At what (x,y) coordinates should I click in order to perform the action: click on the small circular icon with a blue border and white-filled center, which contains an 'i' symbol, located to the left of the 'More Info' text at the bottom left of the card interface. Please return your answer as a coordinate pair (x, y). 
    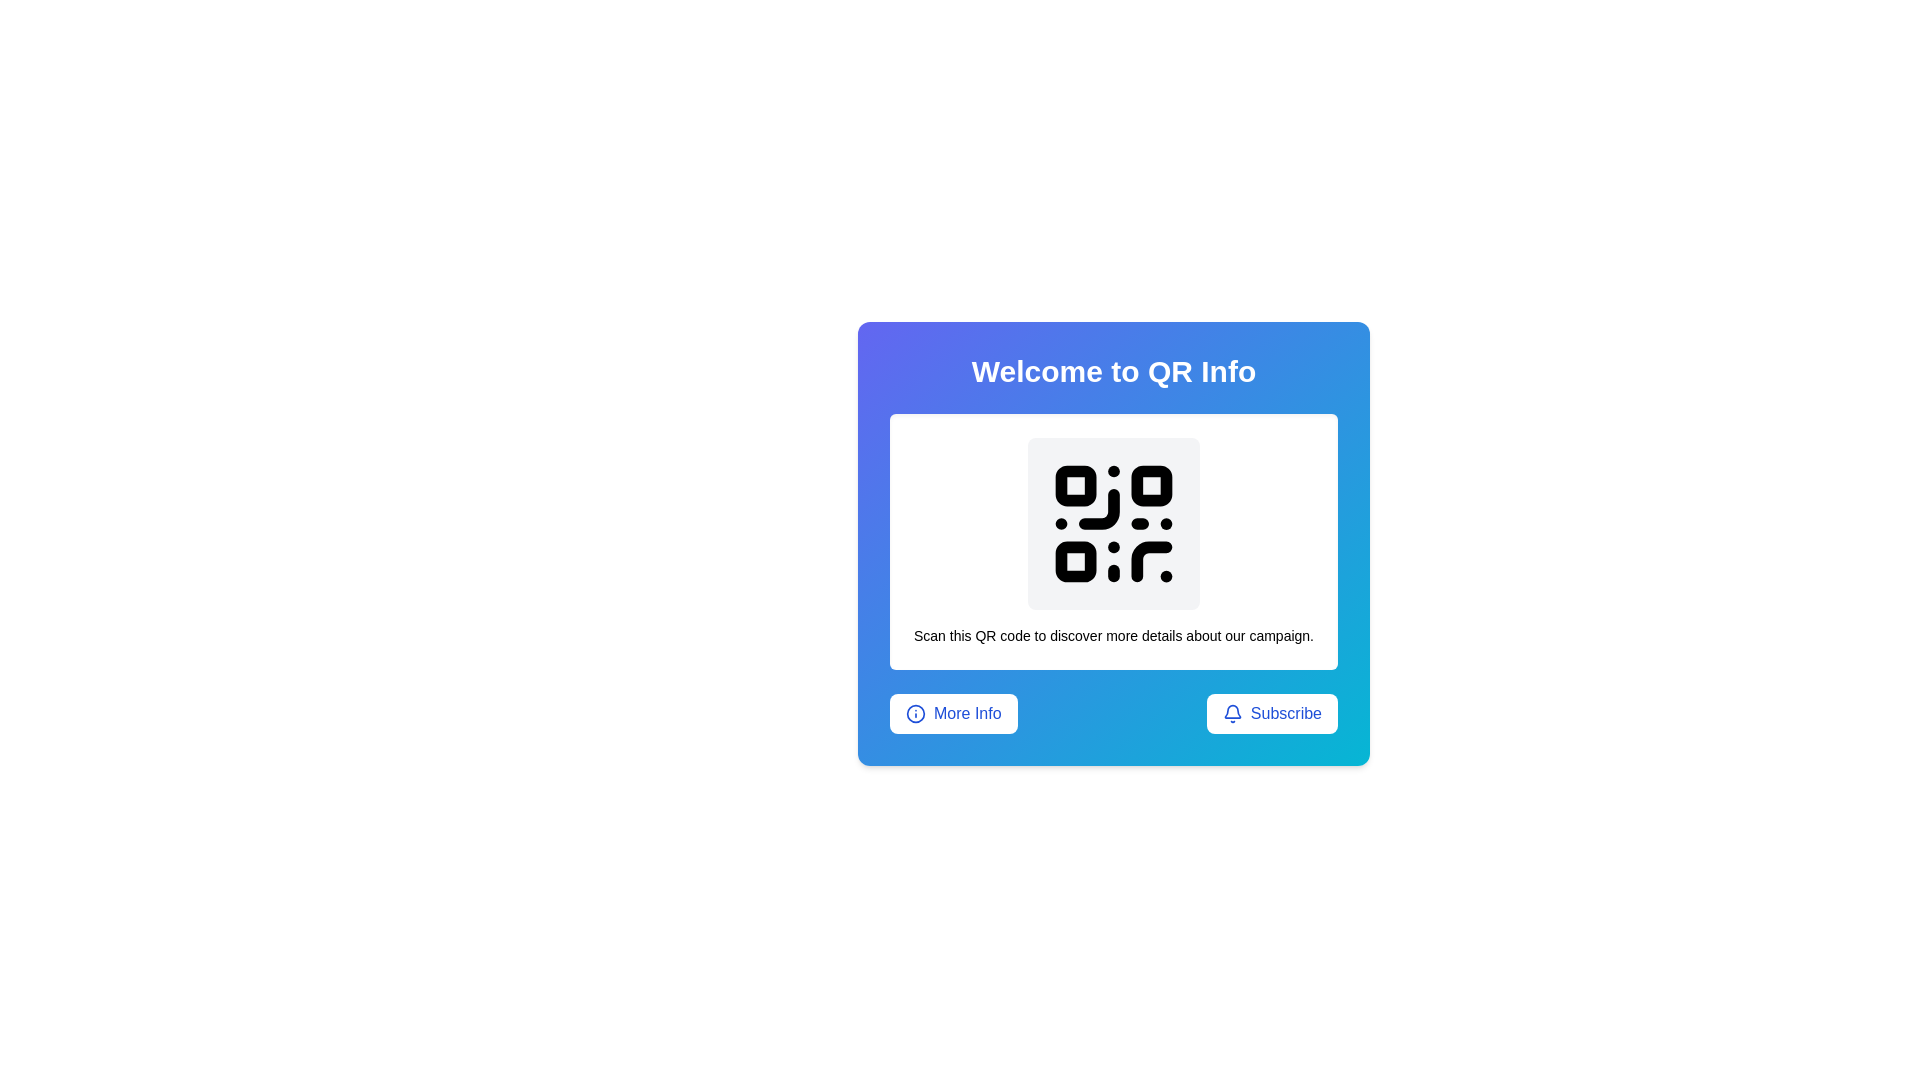
    Looking at the image, I should click on (915, 712).